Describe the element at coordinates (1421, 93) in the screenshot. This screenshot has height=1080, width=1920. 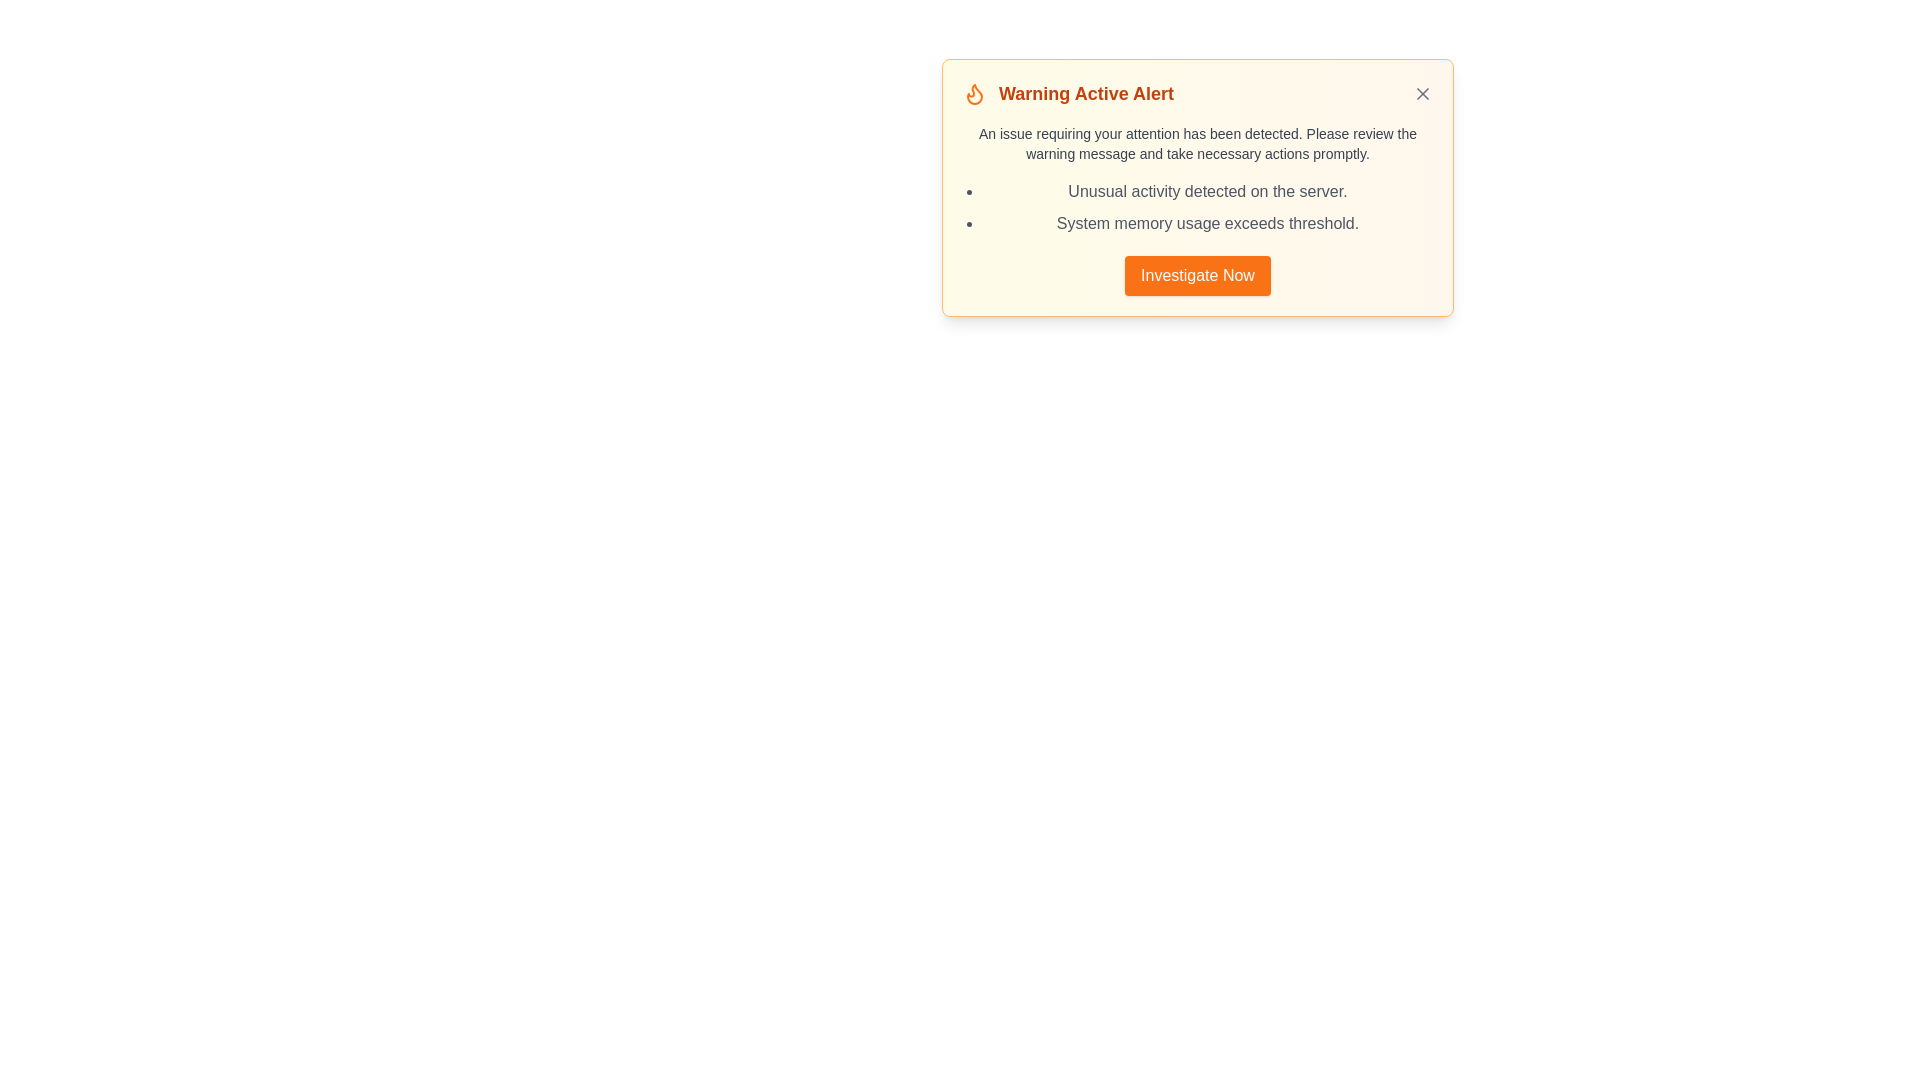
I see `close button to dismiss the alert` at that location.